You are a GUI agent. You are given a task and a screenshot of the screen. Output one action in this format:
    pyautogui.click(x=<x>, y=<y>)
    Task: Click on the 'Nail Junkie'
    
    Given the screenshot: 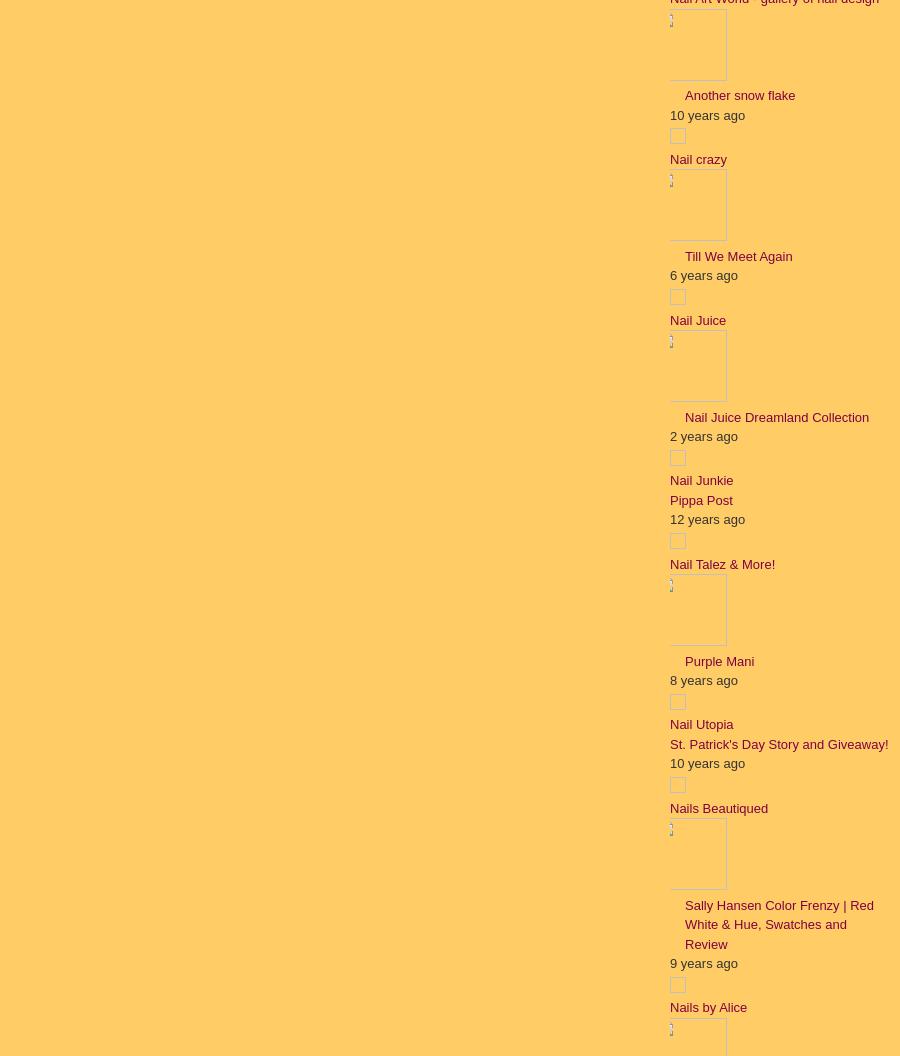 What is the action you would take?
    pyautogui.click(x=700, y=479)
    